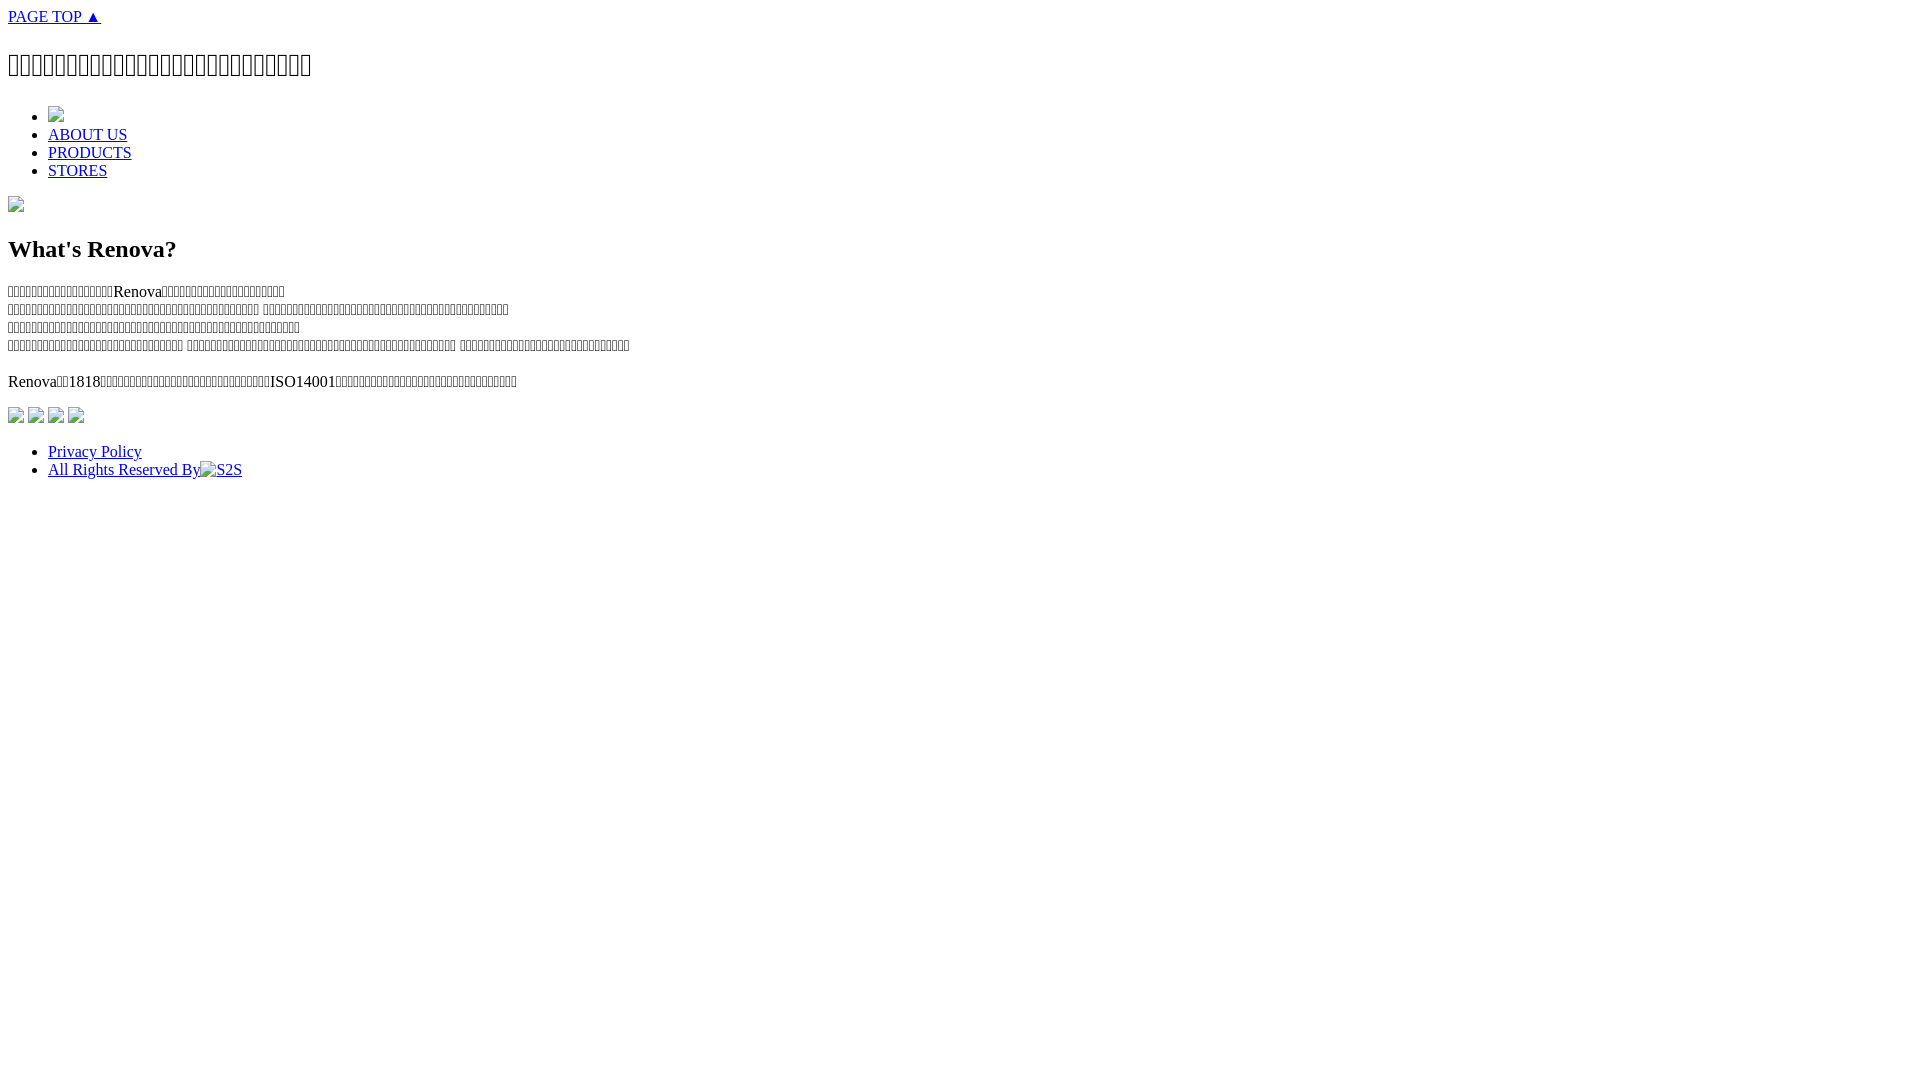 Image resolution: width=1920 pixels, height=1080 pixels. Describe the element at coordinates (77, 169) in the screenshot. I see `'STORES'` at that location.